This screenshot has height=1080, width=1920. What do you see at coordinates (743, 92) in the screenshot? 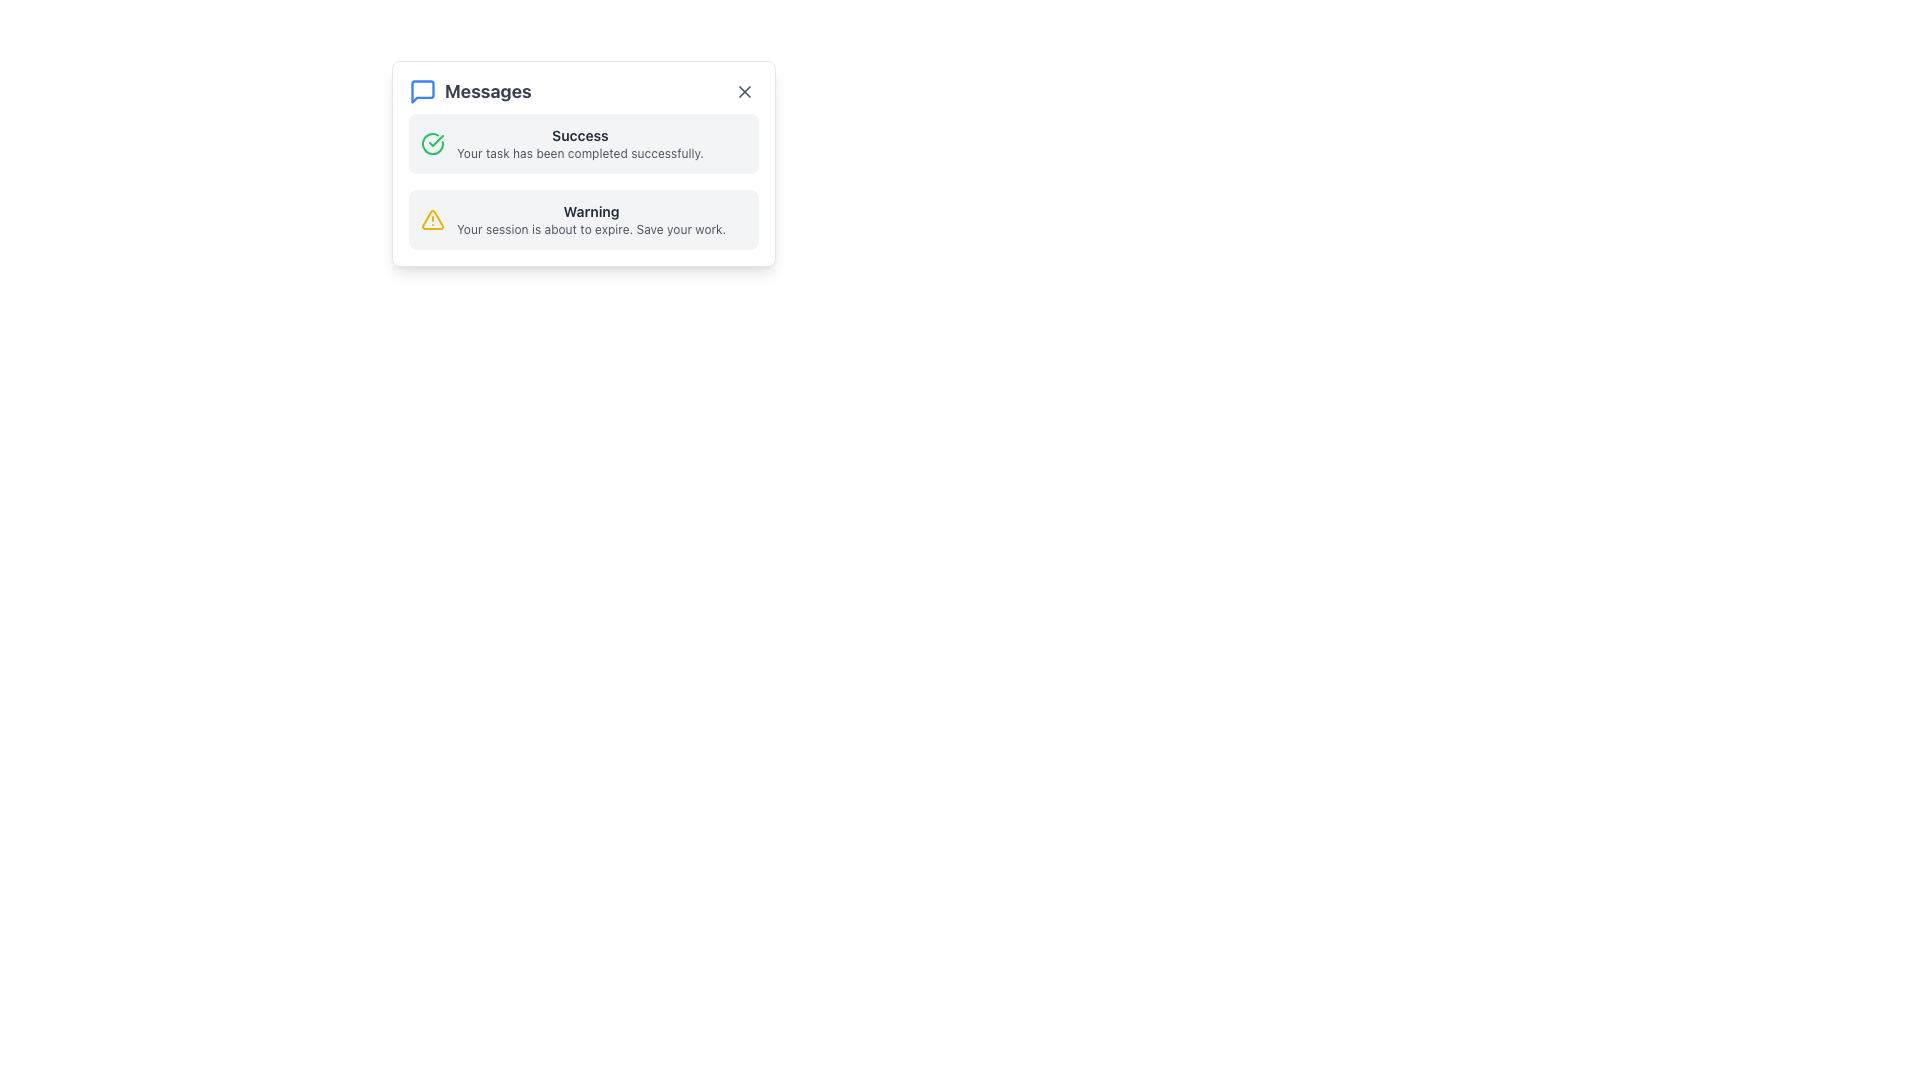
I see `the rounded button with a grey 'X' icon located at the rightmost end of the 'Messages' section header to prepare for keyboard interaction` at bounding box center [743, 92].